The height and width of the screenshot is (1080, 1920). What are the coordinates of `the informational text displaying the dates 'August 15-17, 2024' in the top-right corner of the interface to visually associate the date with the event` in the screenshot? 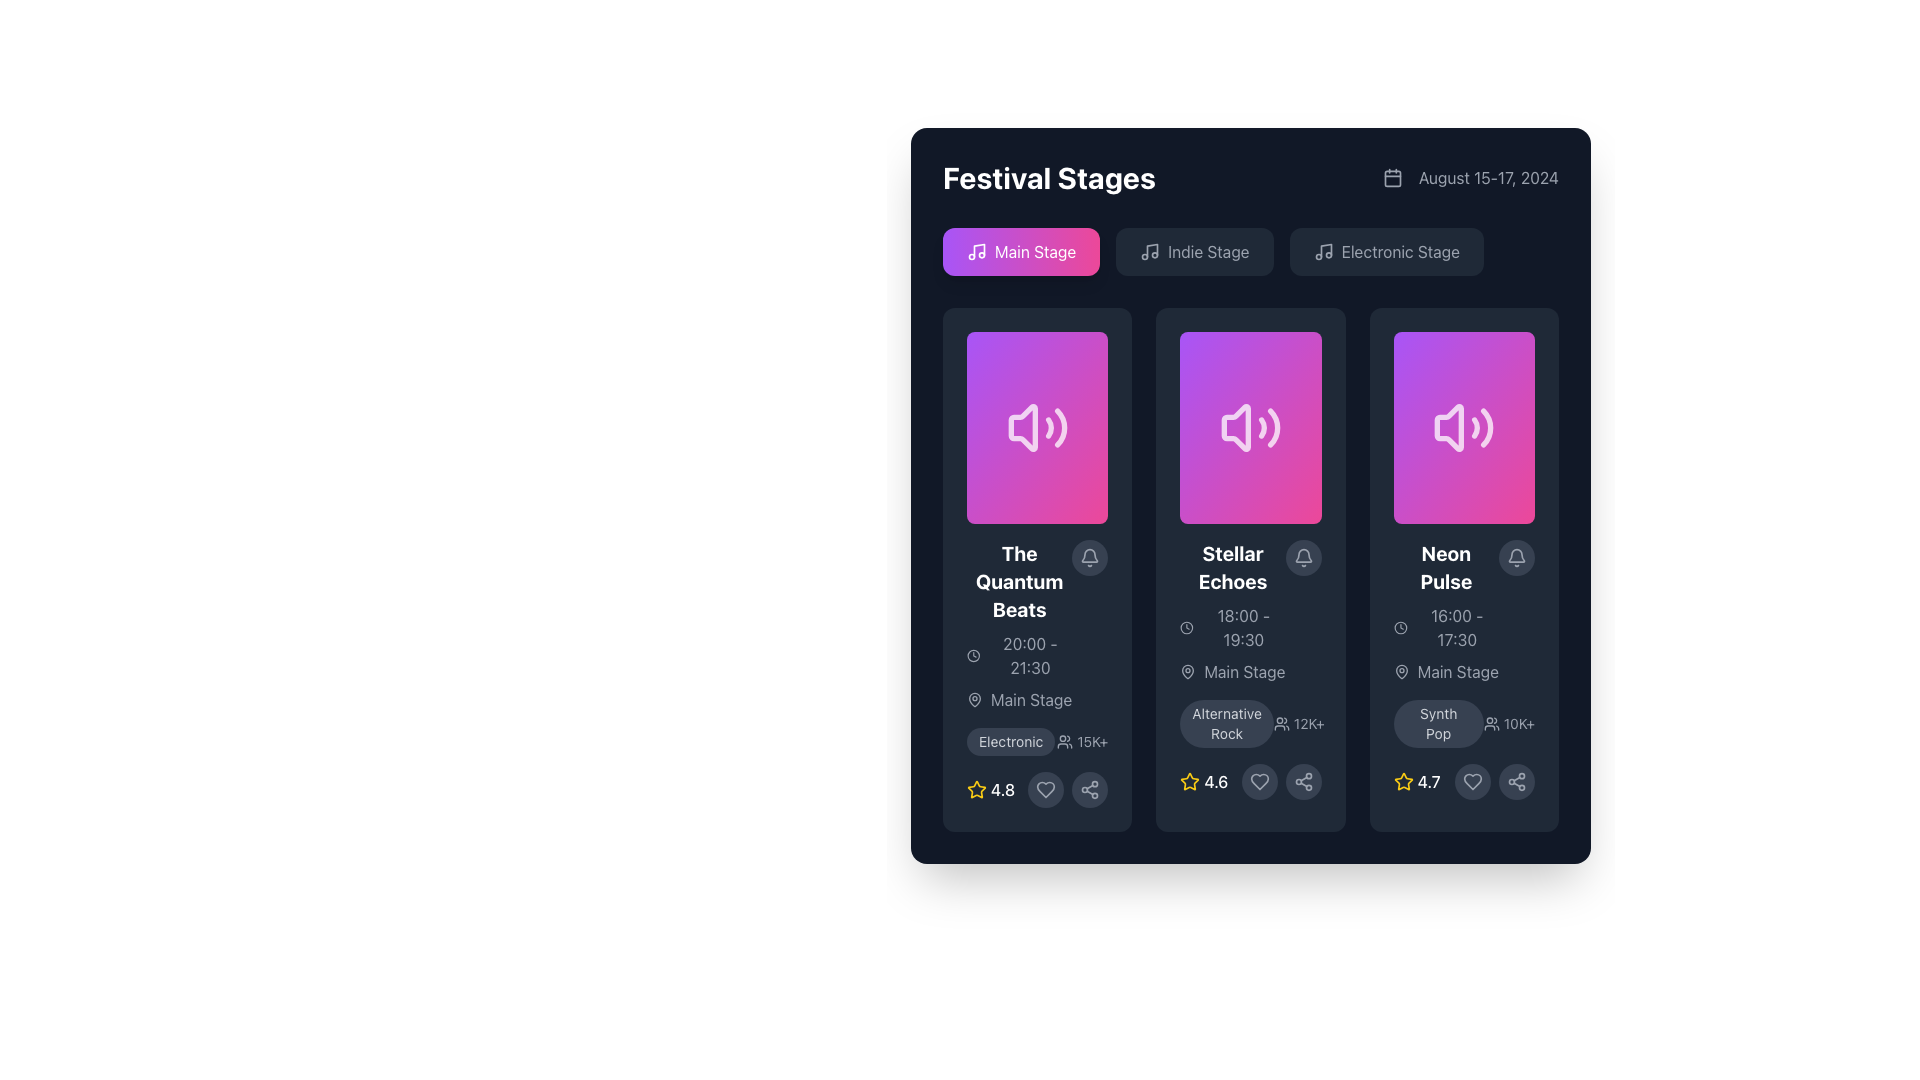 It's located at (1470, 176).